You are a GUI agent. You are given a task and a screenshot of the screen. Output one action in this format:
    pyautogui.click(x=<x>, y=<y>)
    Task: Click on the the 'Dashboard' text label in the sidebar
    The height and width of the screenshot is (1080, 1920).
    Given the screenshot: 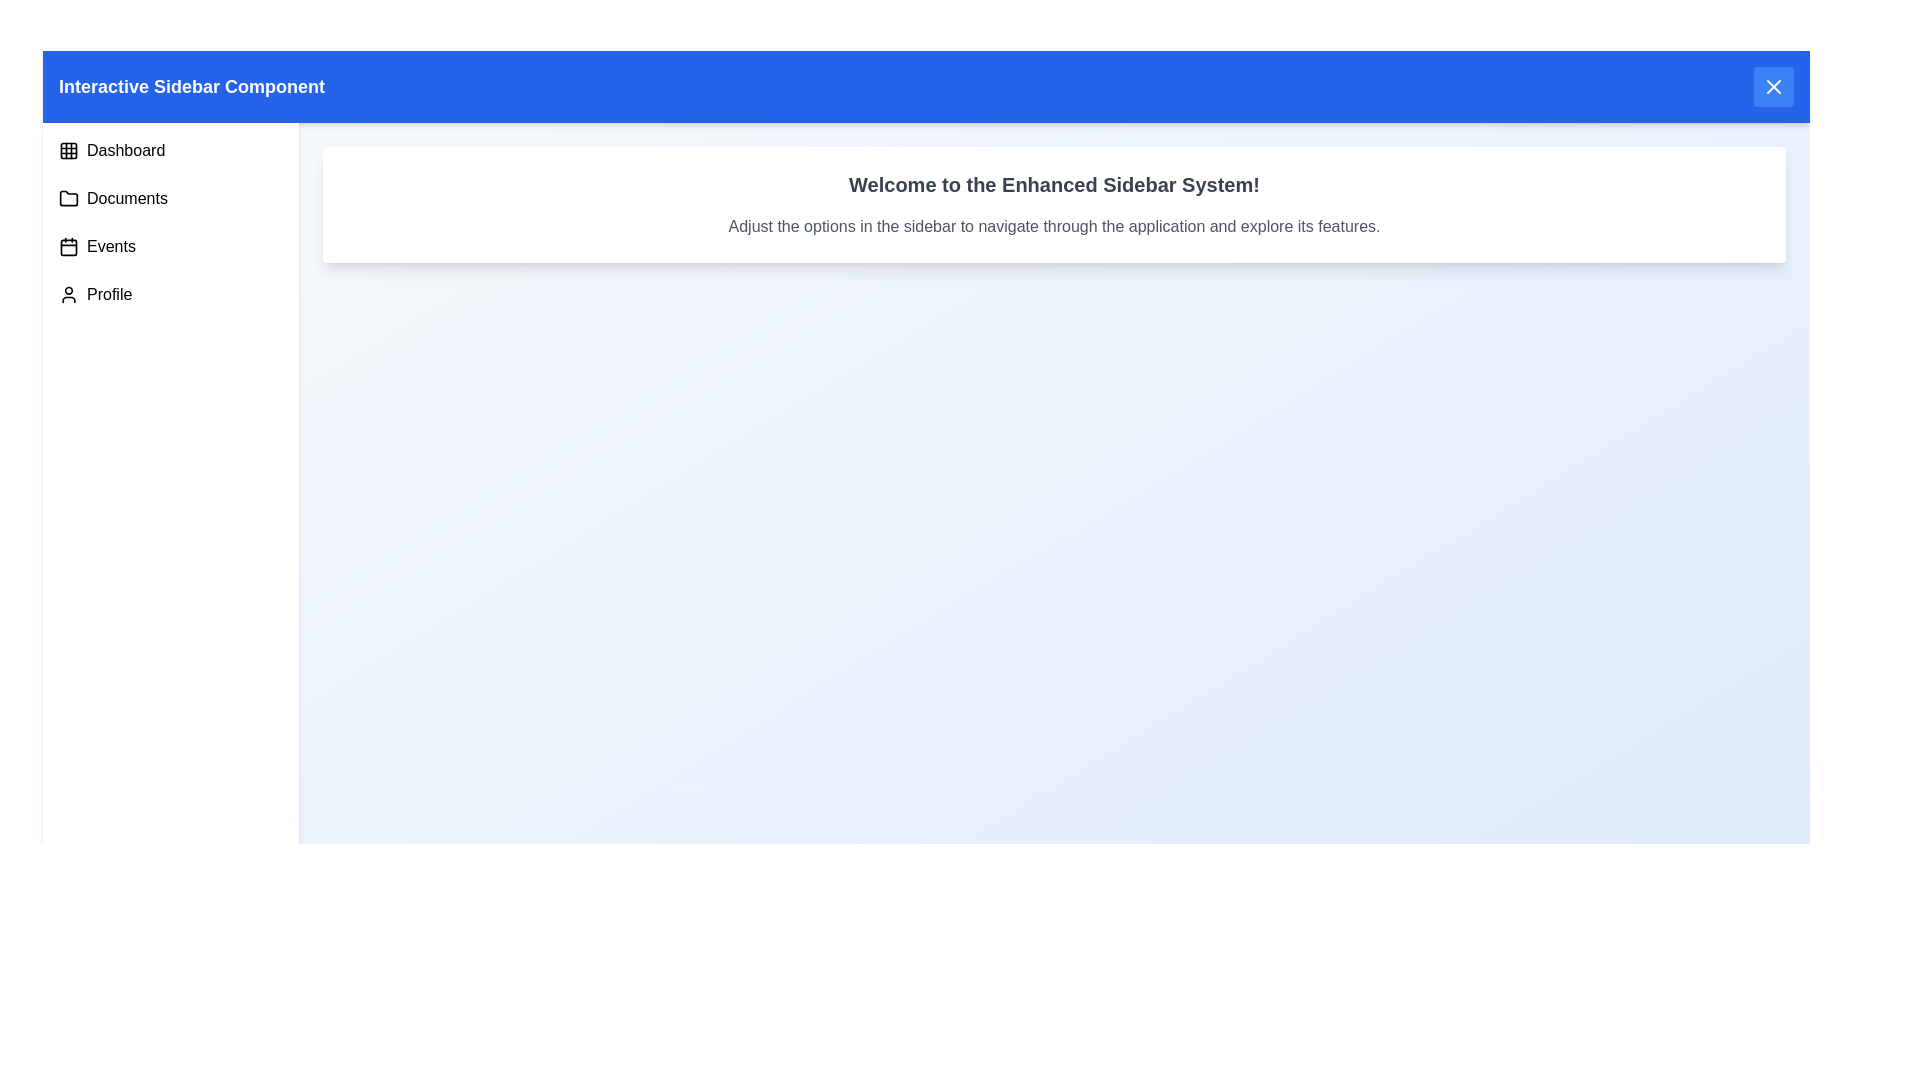 What is the action you would take?
    pyautogui.click(x=125, y=149)
    